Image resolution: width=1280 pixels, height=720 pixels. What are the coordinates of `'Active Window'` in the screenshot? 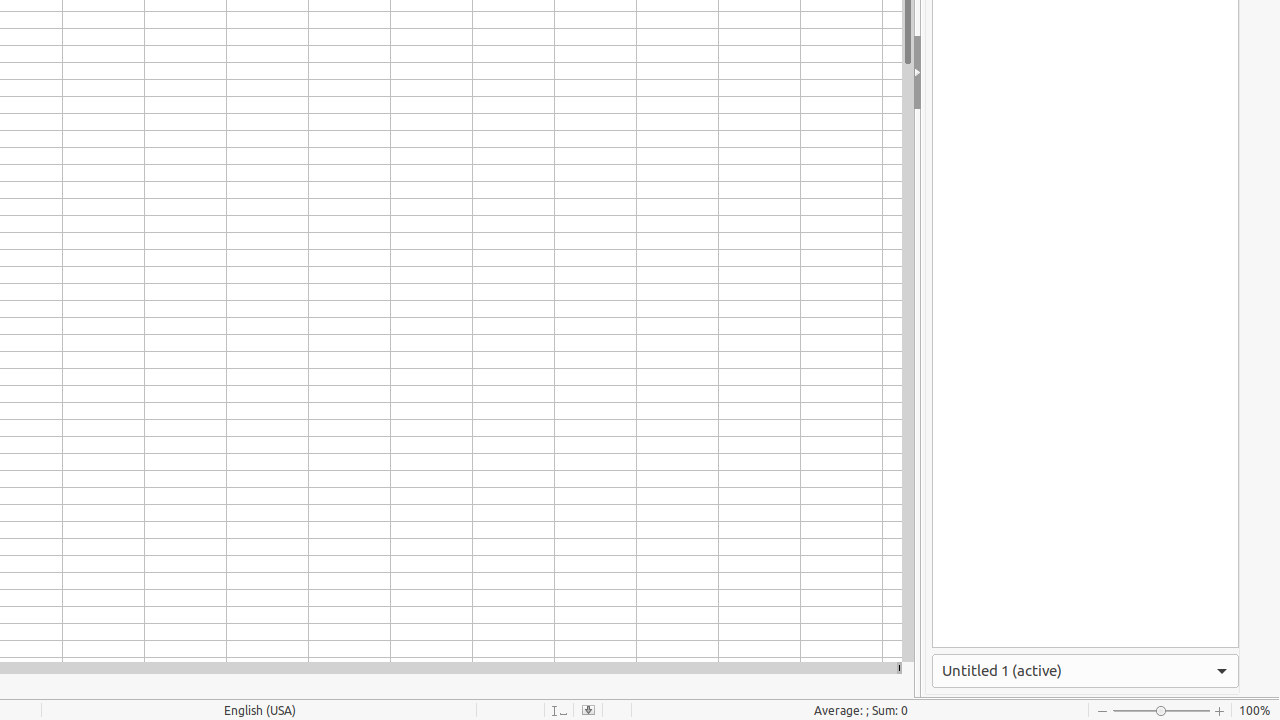 It's located at (1084, 670).